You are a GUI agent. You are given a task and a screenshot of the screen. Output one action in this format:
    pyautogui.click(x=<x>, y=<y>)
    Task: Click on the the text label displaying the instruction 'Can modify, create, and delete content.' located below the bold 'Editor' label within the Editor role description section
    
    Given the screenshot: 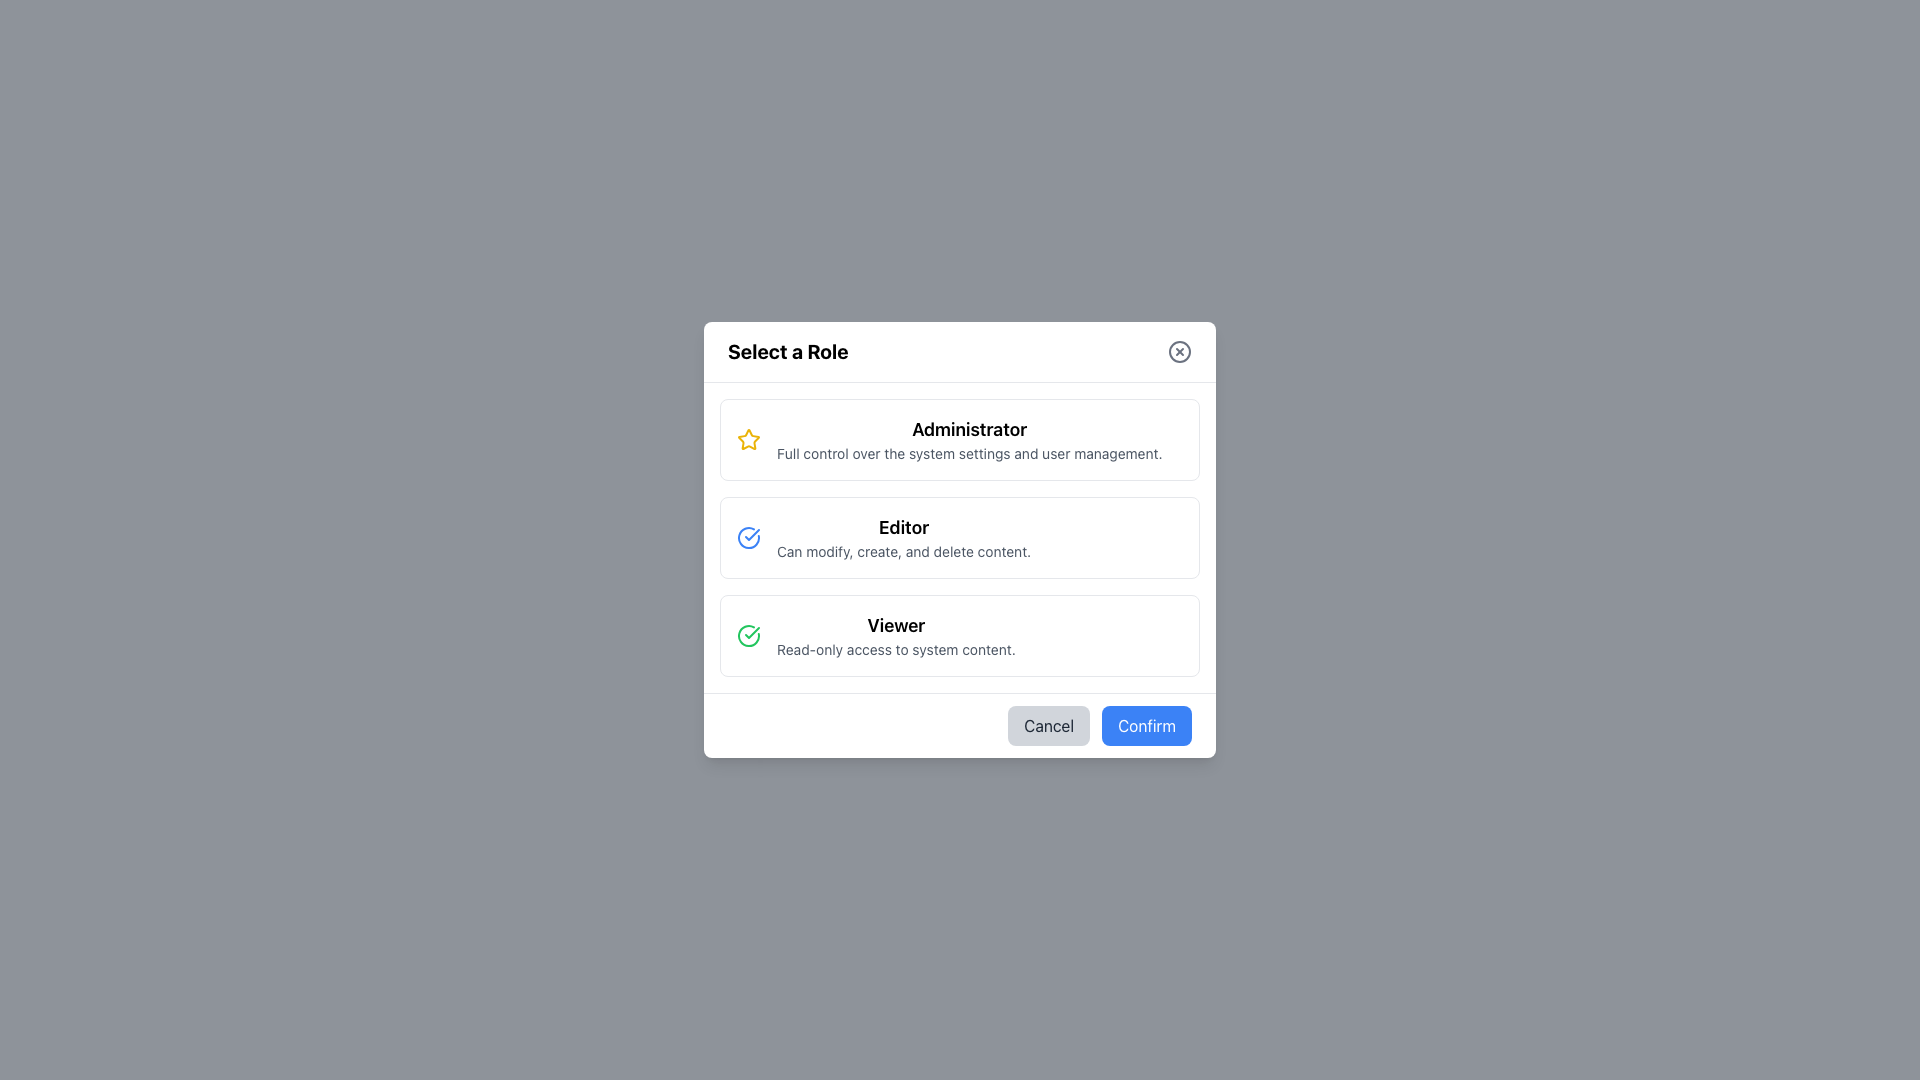 What is the action you would take?
    pyautogui.click(x=903, y=551)
    